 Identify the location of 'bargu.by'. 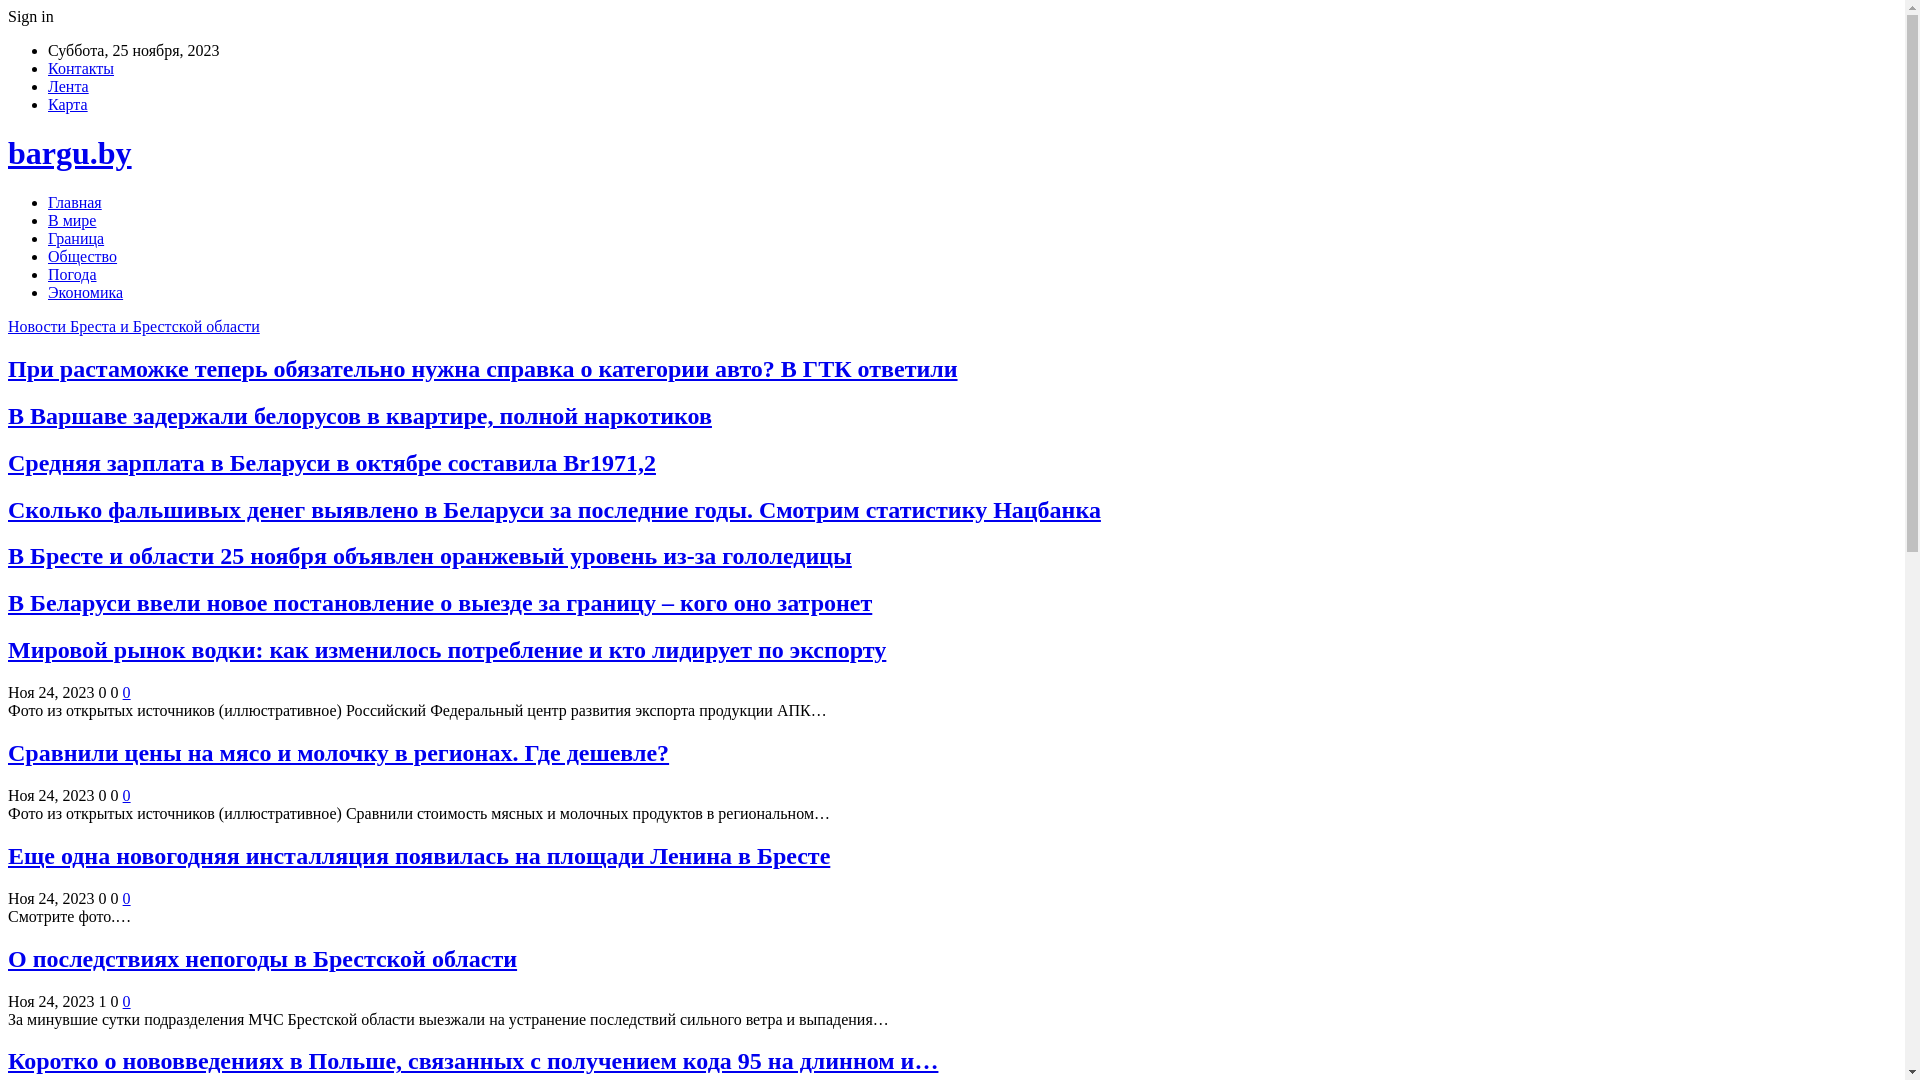
(70, 152).